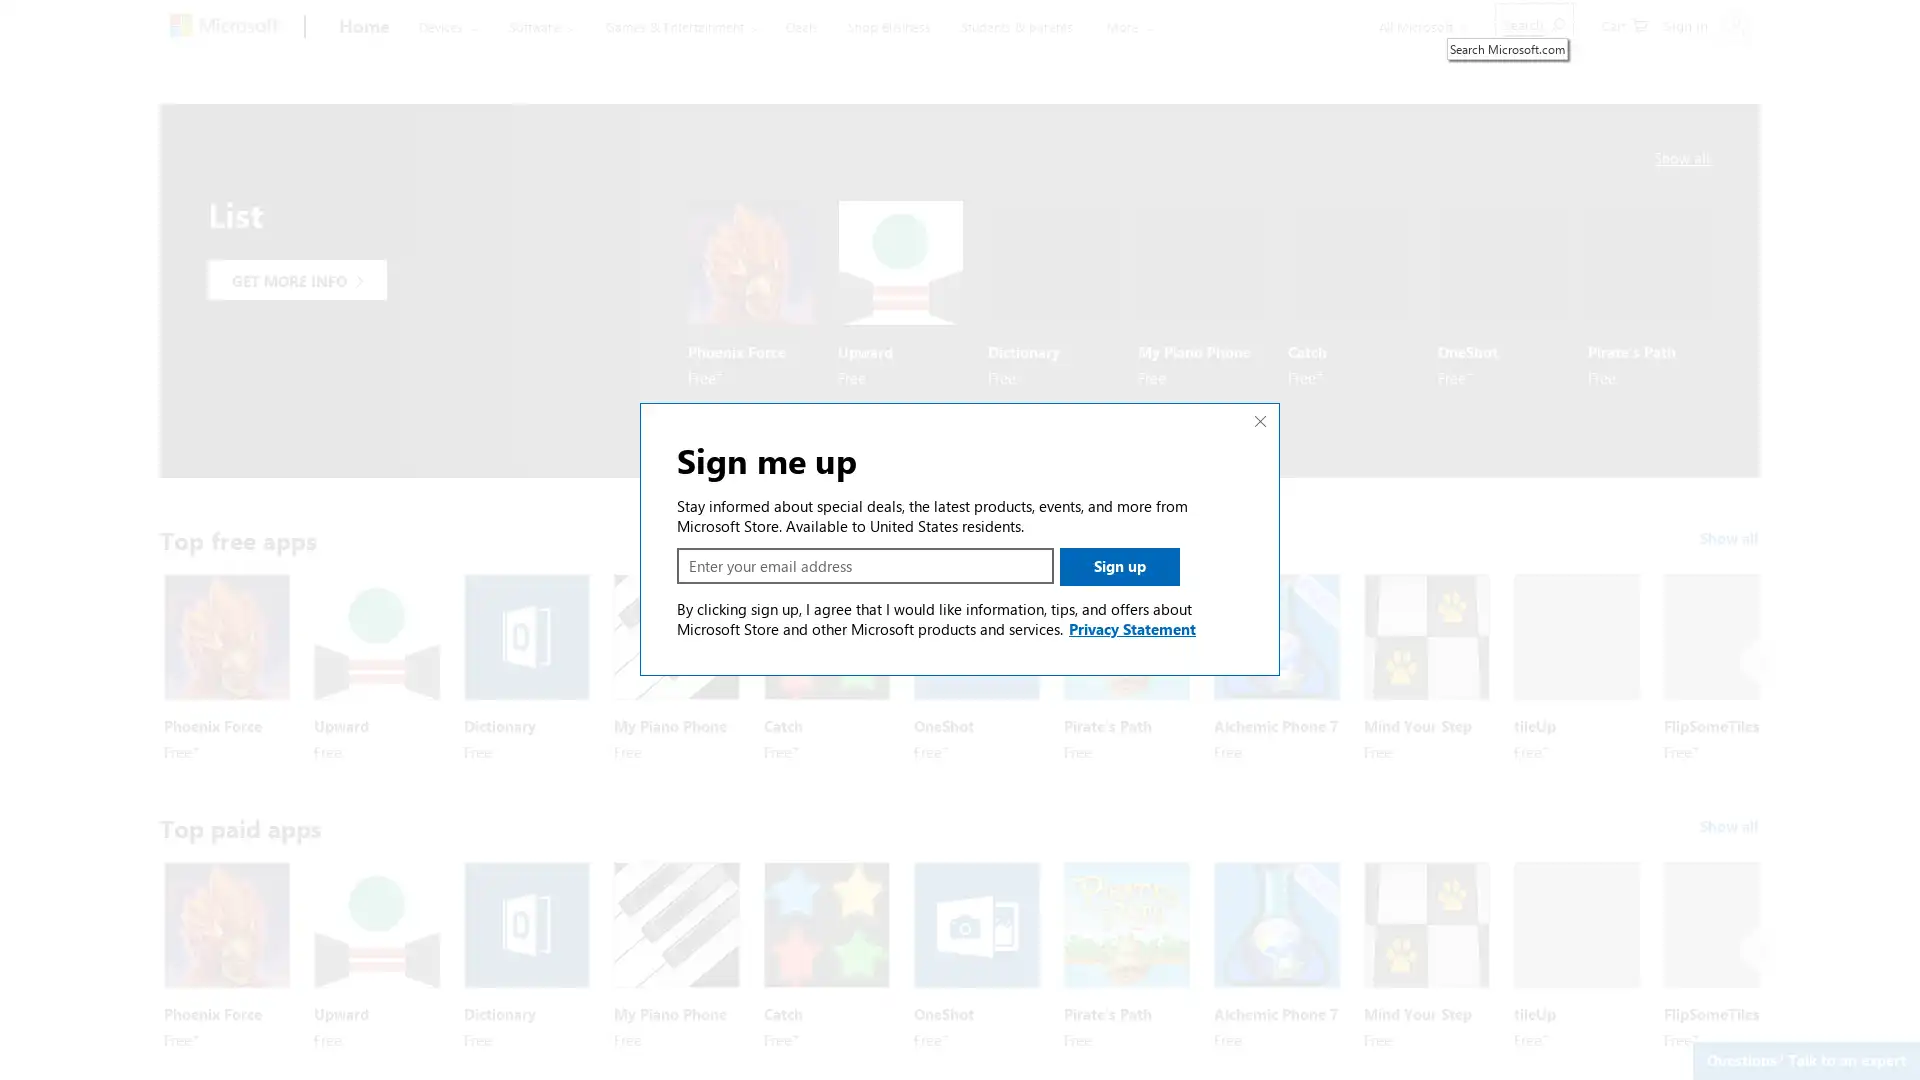  Describe the element at coordinates (1129, 26) in the screenshot. I see `More` at that location.